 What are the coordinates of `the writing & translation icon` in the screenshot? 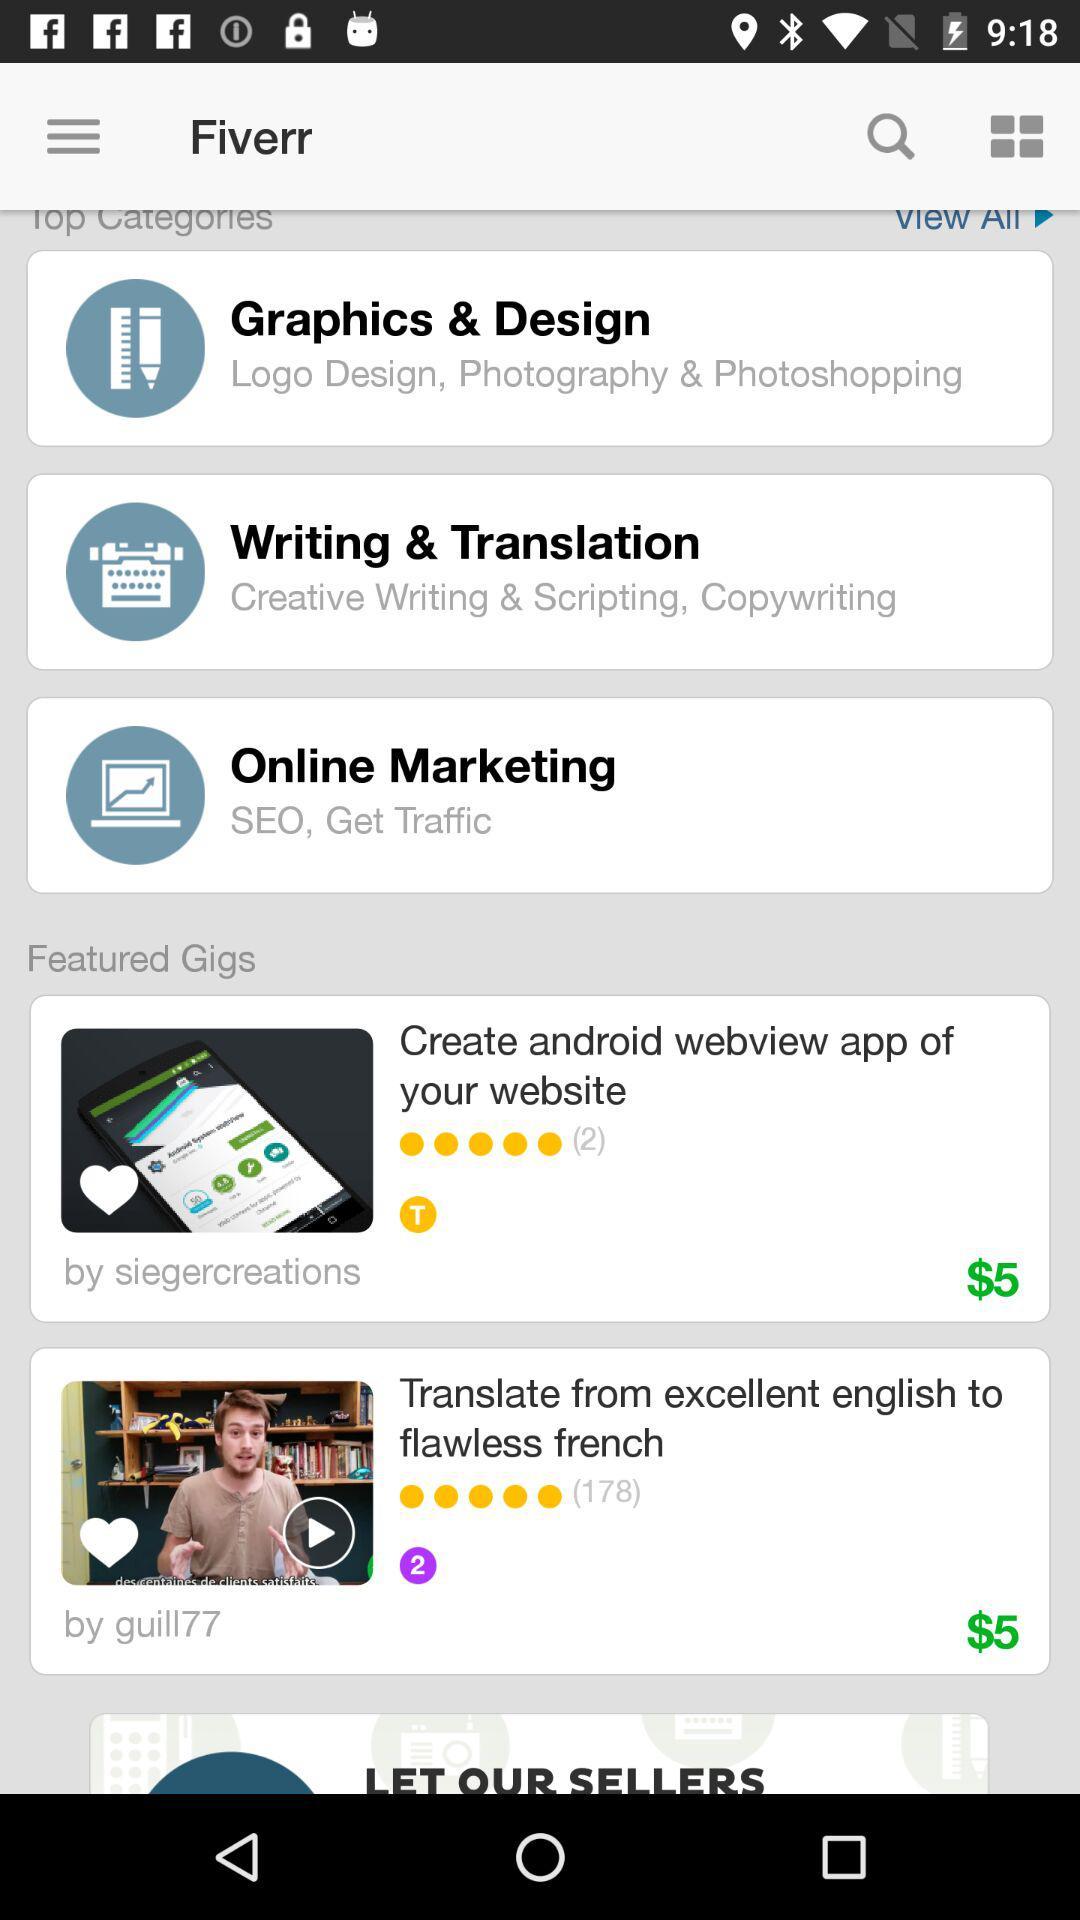 It's located at (626, 541).